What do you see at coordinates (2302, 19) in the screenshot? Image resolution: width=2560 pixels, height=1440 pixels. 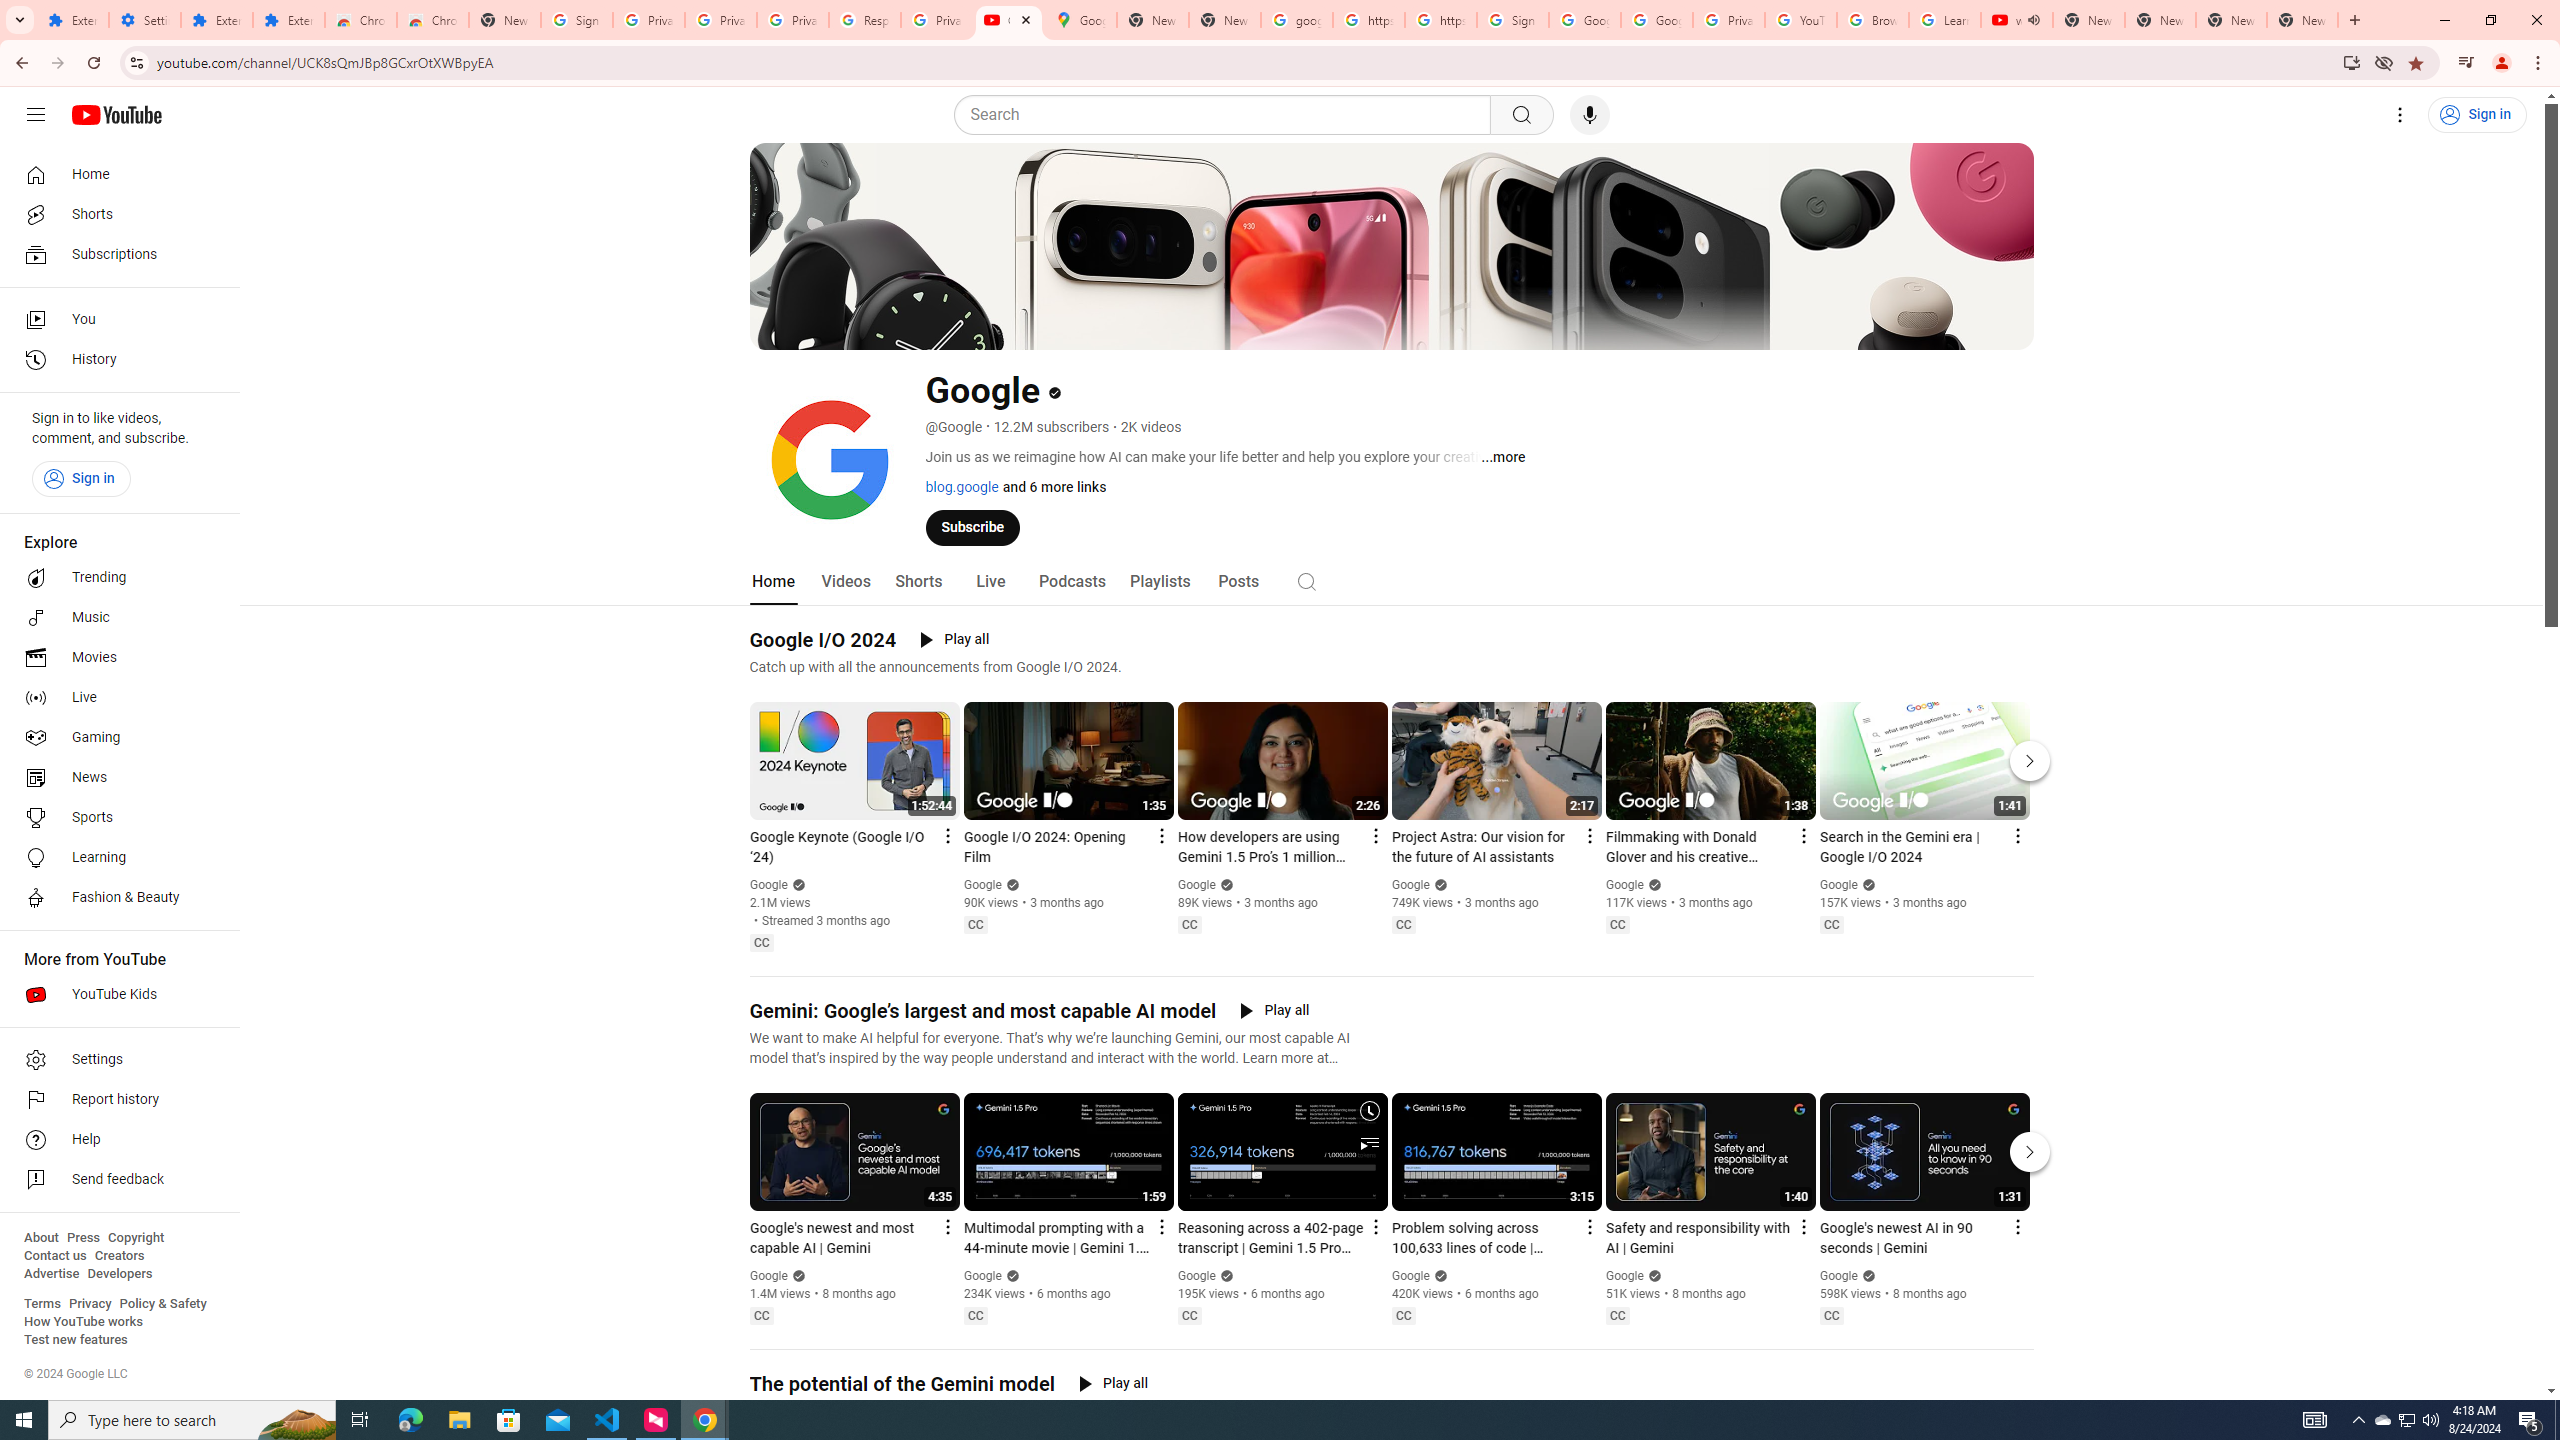 I see `'New Tab'` at bounding box center [2302, 19].